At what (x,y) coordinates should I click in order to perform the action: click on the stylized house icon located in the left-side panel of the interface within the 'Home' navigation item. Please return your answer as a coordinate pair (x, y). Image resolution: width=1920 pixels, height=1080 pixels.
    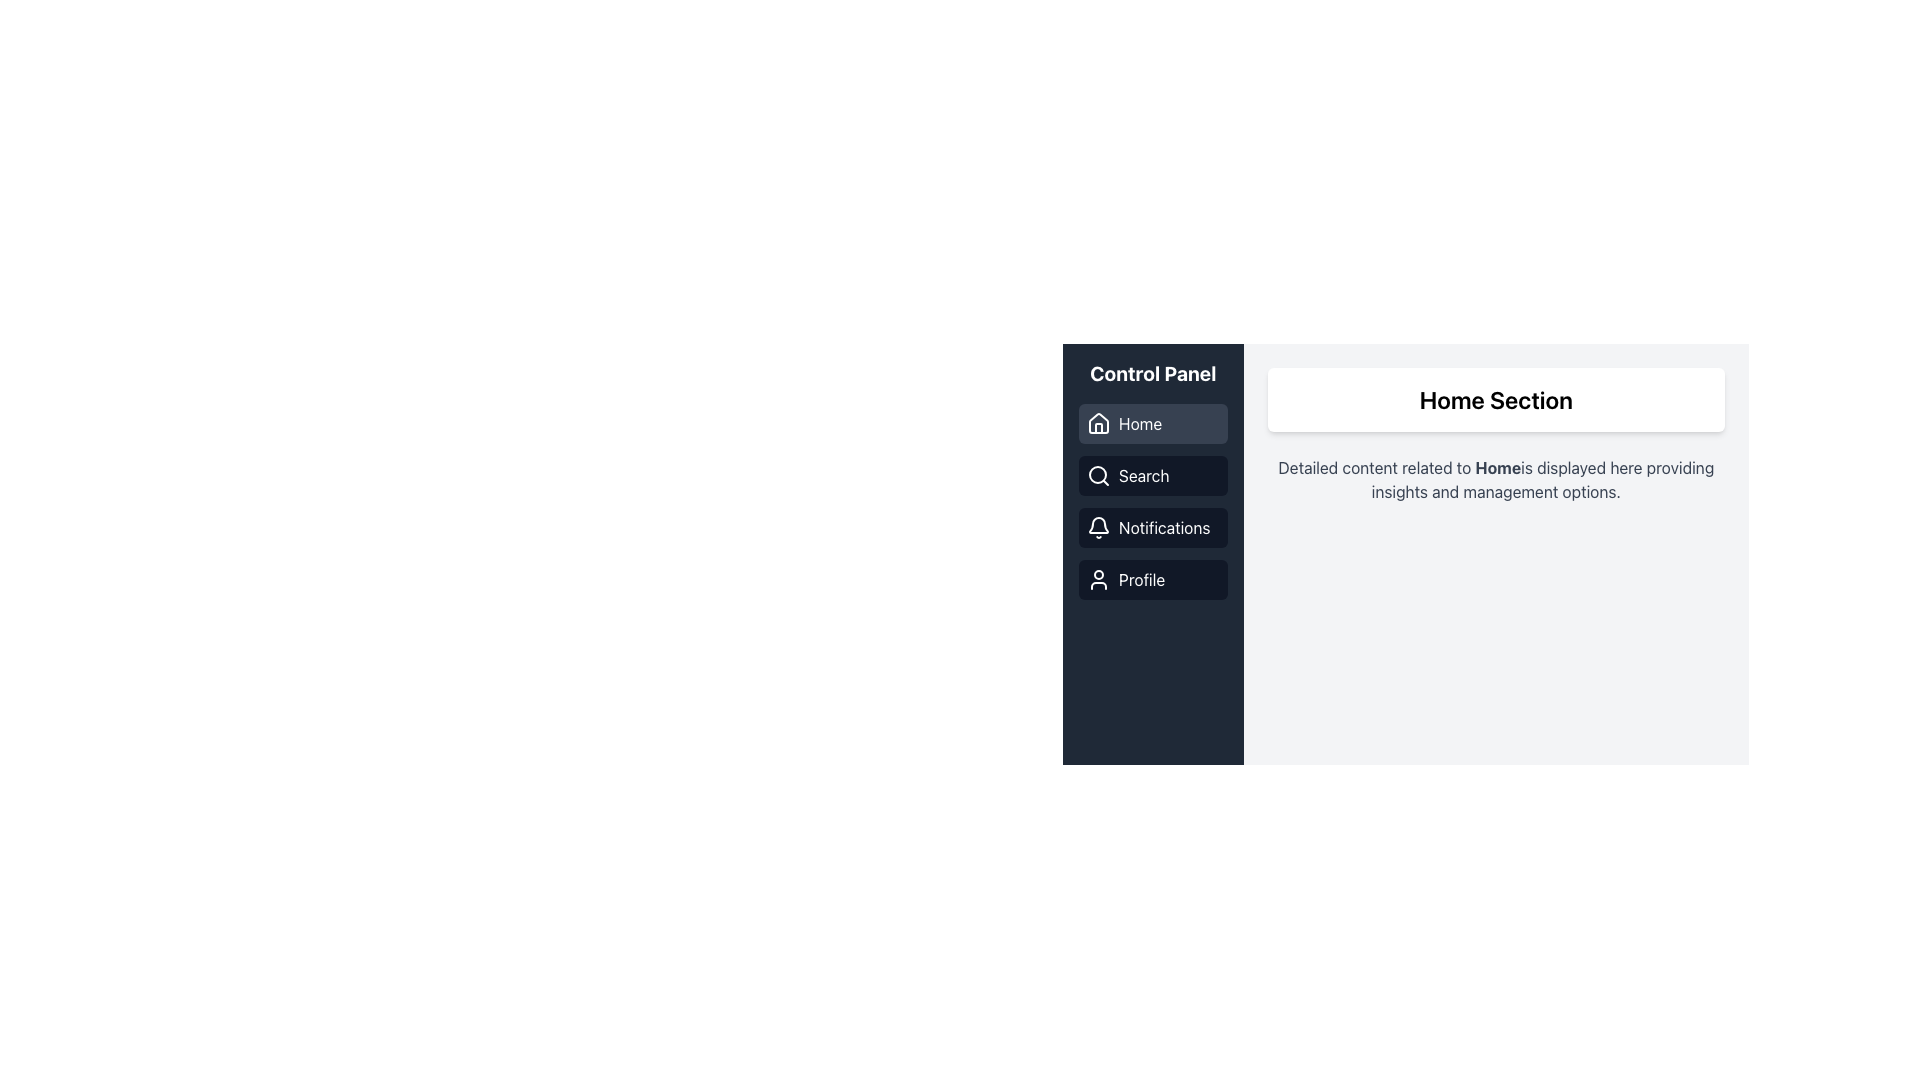
    Looking at the image, I should click on (1098, 422).